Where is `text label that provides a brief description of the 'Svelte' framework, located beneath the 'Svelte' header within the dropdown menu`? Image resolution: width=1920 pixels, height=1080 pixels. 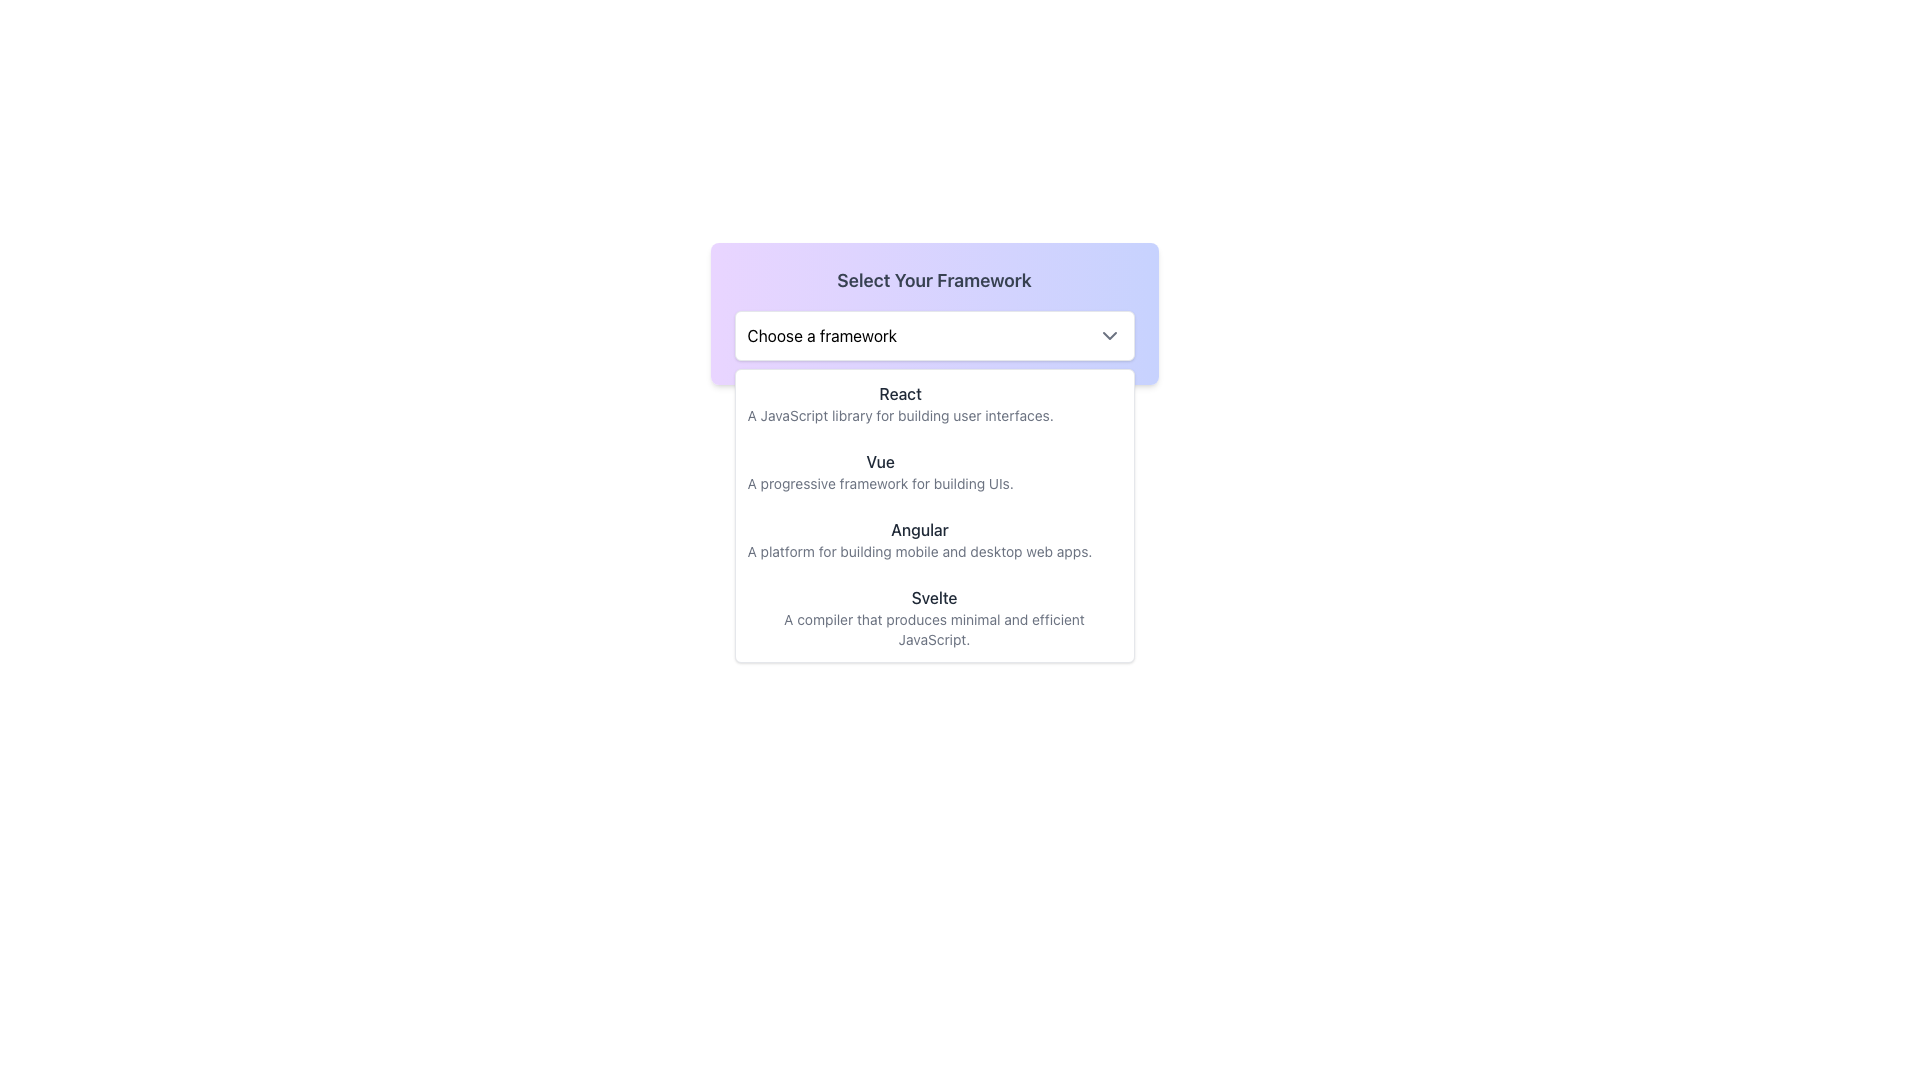 text label that provides a brief description of the 'Svelte' framework, located beneath the 'Svelte' header within the dropdown menu is located at coordinates (933, 628).